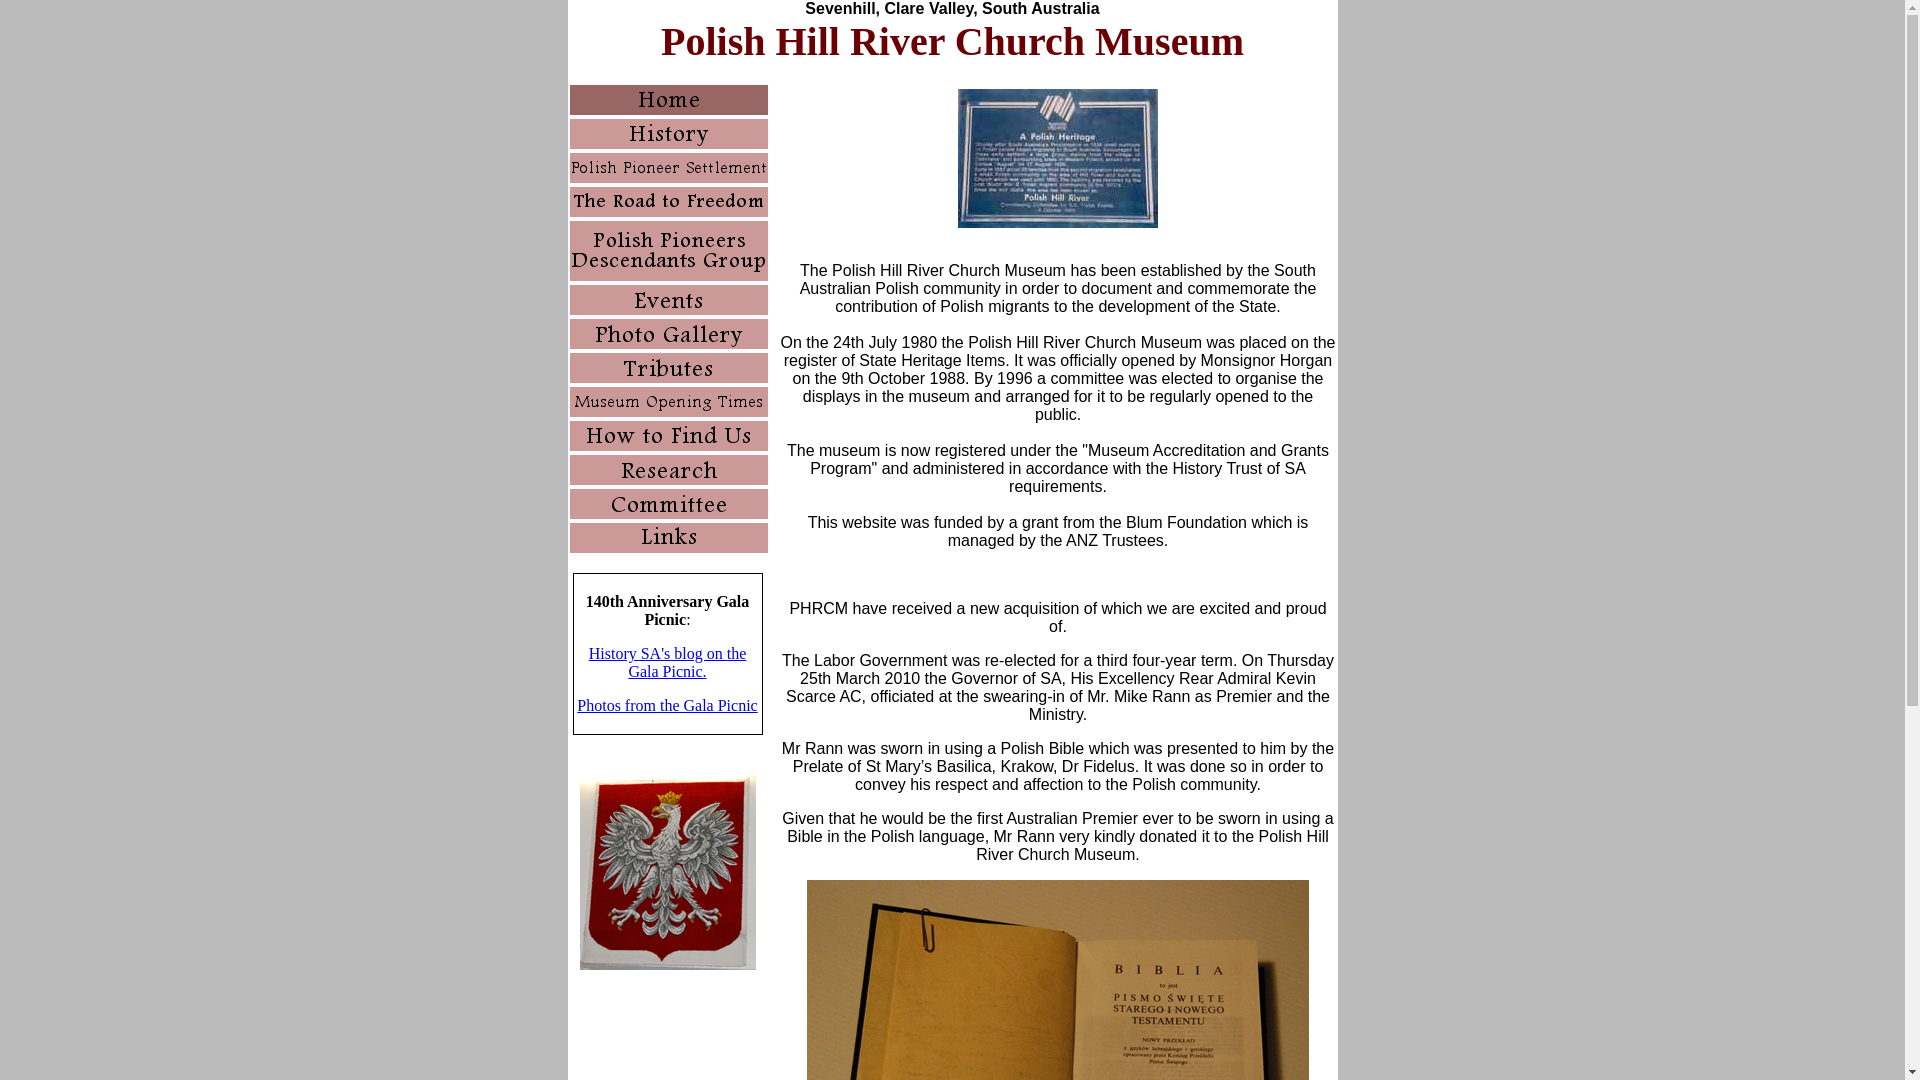  What do you see at coordinates (667, 662) in the screenshot?
I see `'History SA's blog on the Gala Picnic.'` at bounding box center [667, 662].